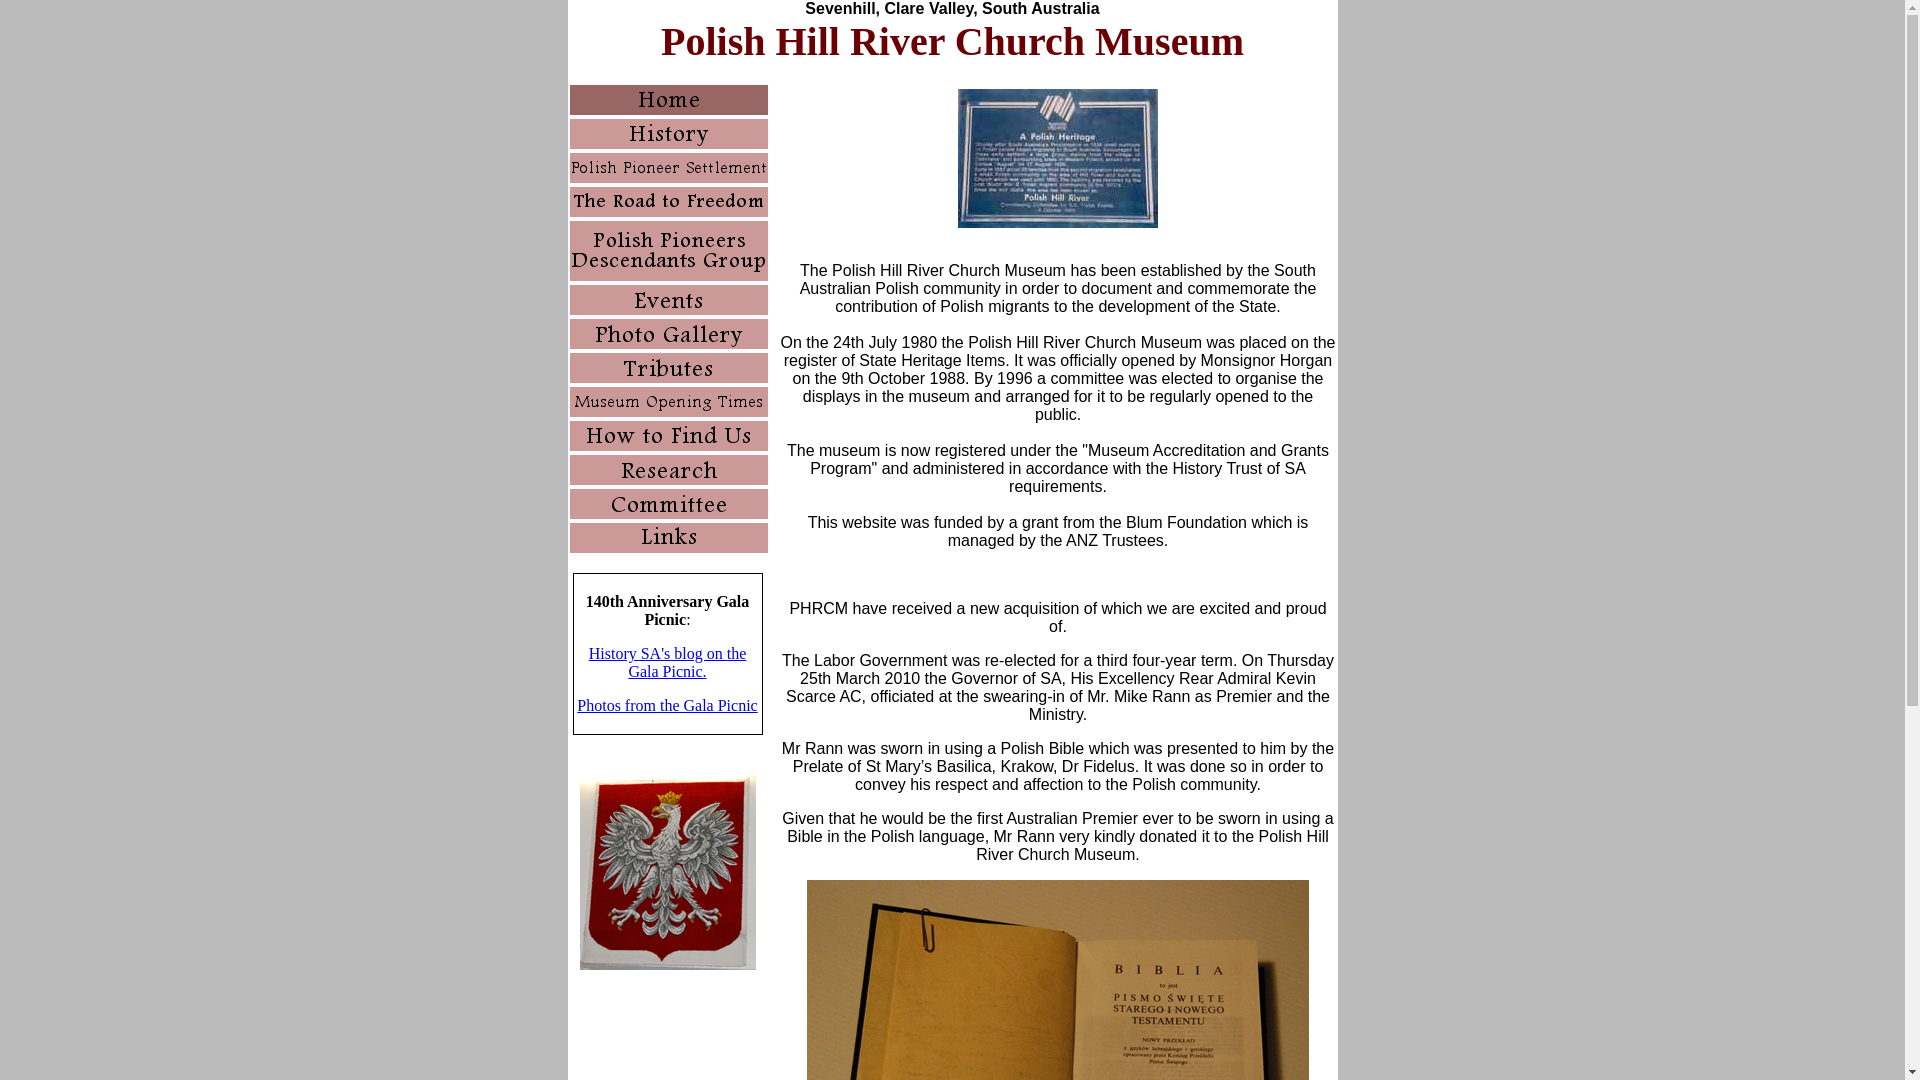  What do you see at coordinates (667, 662) in the screenshot?
I see `'History SA's blog on the Gala Picnic.'` at bounding box center [667, 662].